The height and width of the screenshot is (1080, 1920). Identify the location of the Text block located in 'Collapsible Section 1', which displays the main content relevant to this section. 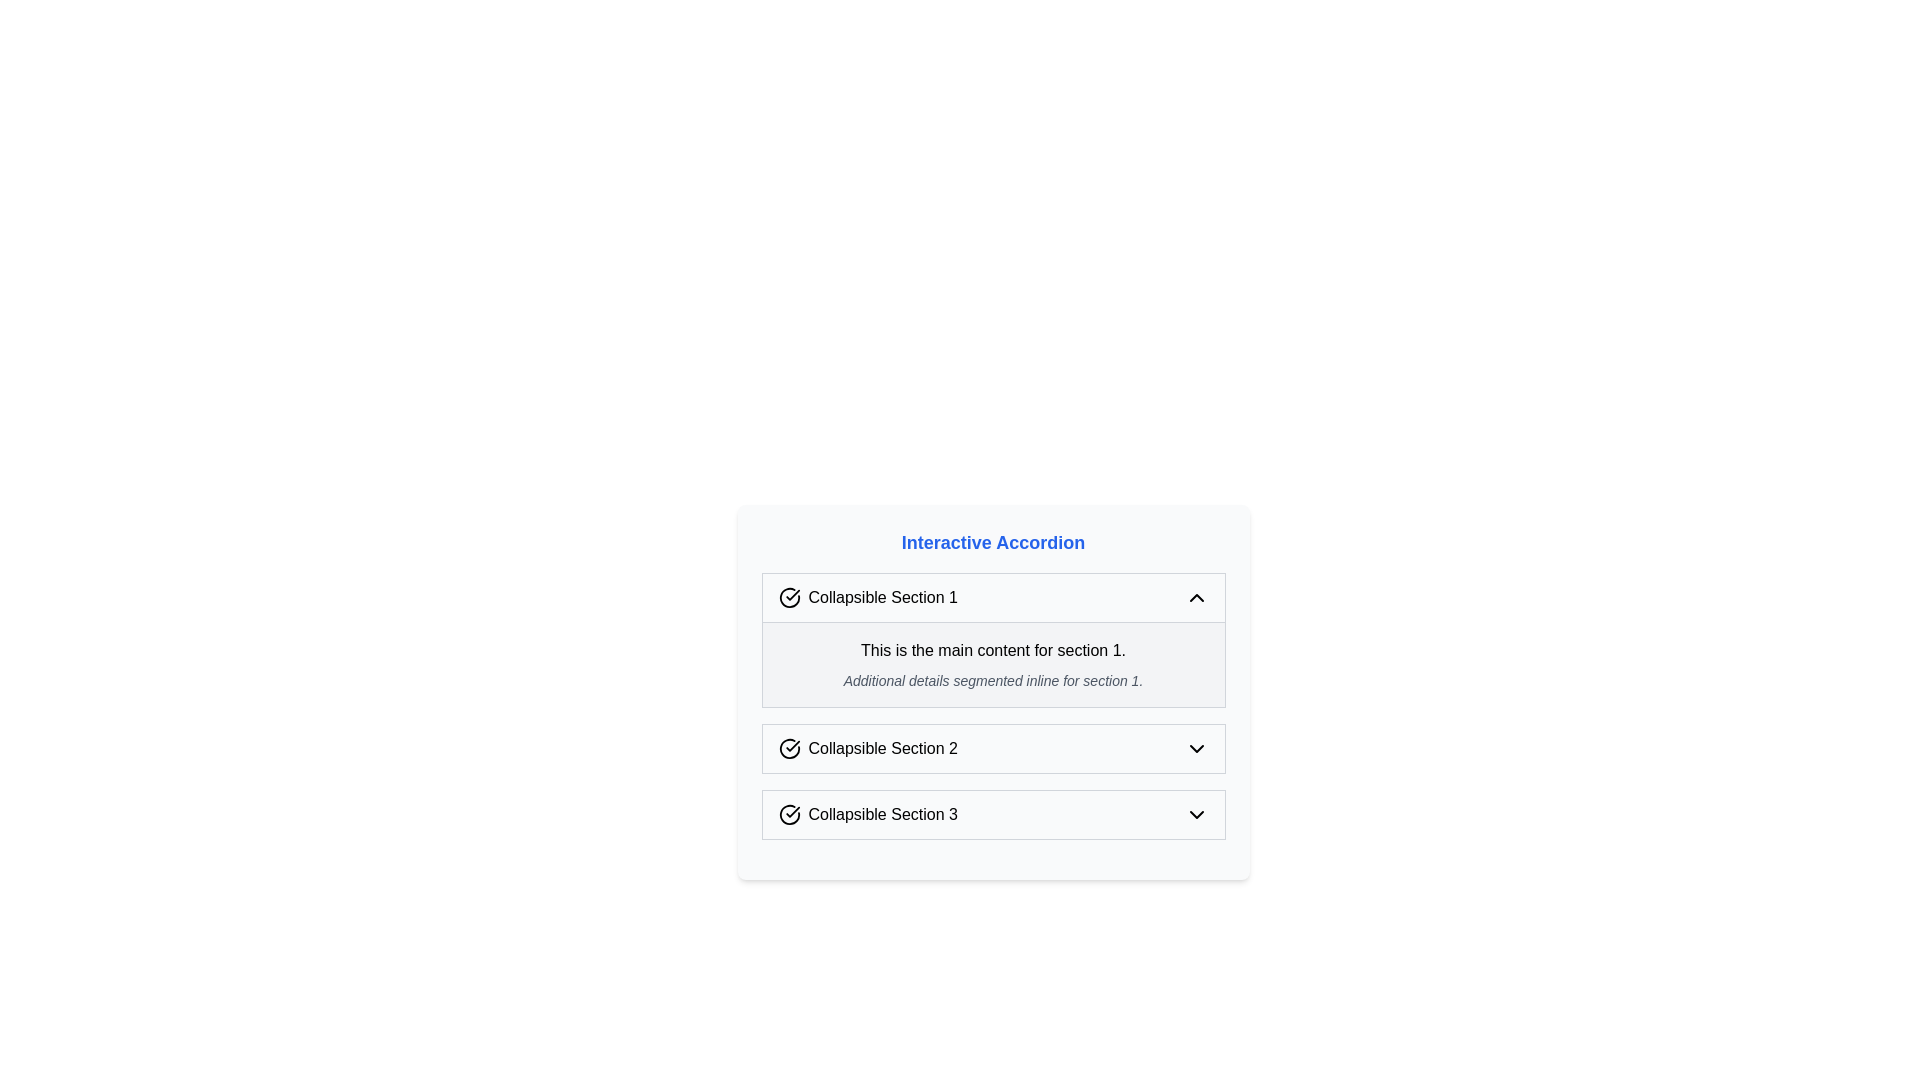
(993, 664).